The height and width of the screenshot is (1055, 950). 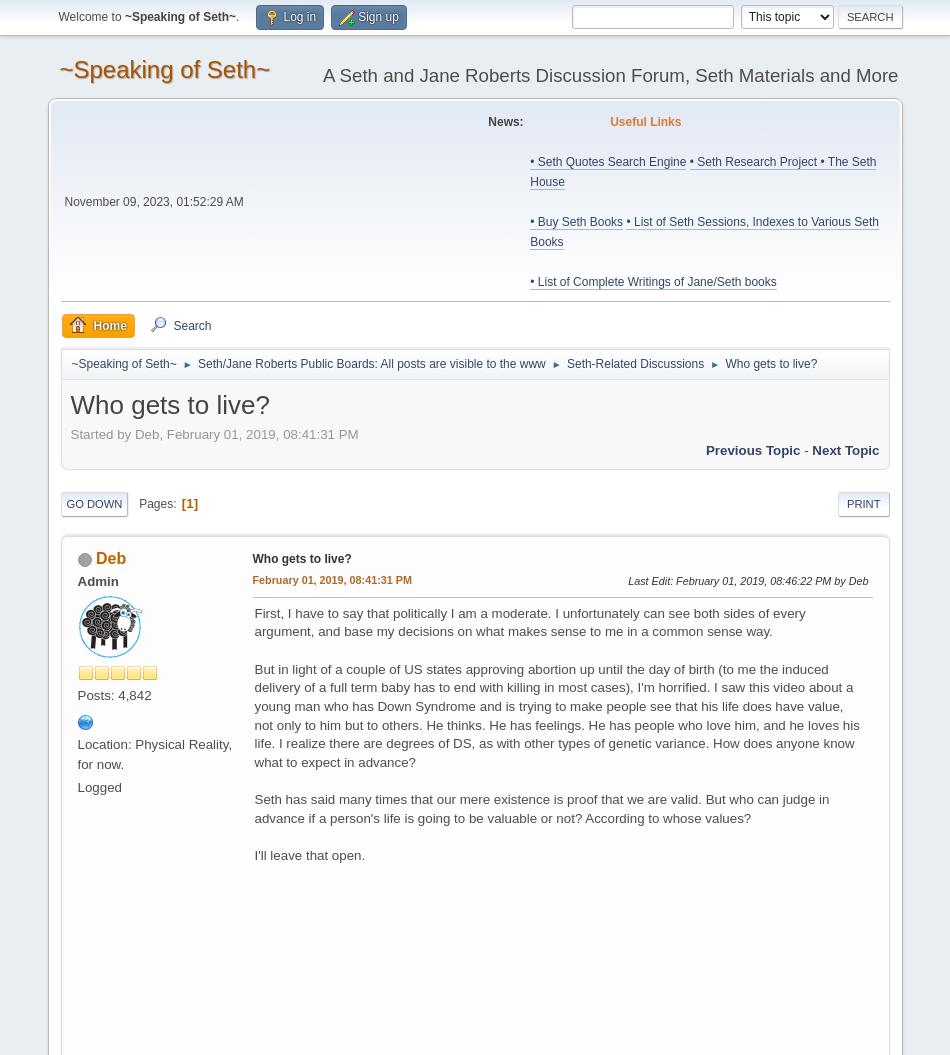 What do you see at coordinates (861, 503) in the screenshot?
I see `'Print'` at bounding box center [861, 503].